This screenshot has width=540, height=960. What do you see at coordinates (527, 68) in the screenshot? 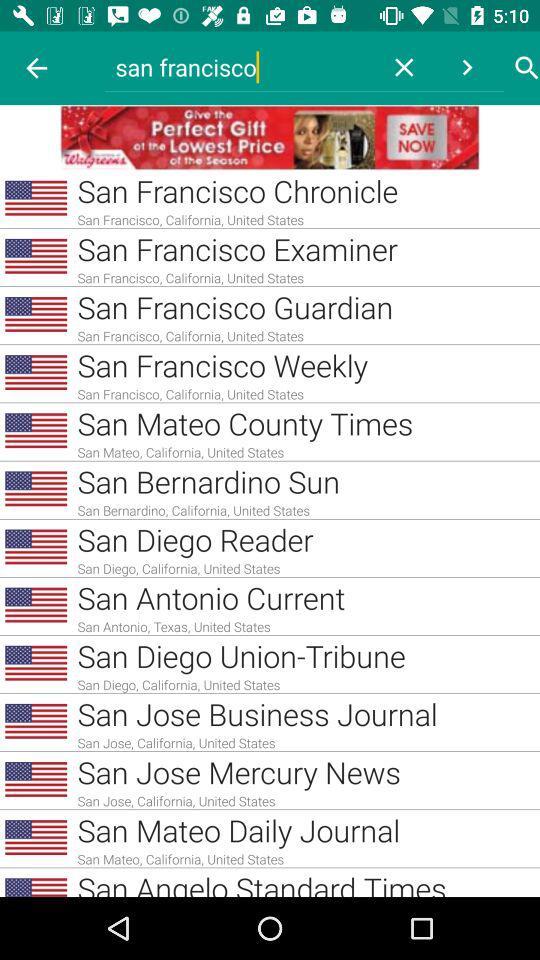
I see `search` at bounding box center [527, 68].